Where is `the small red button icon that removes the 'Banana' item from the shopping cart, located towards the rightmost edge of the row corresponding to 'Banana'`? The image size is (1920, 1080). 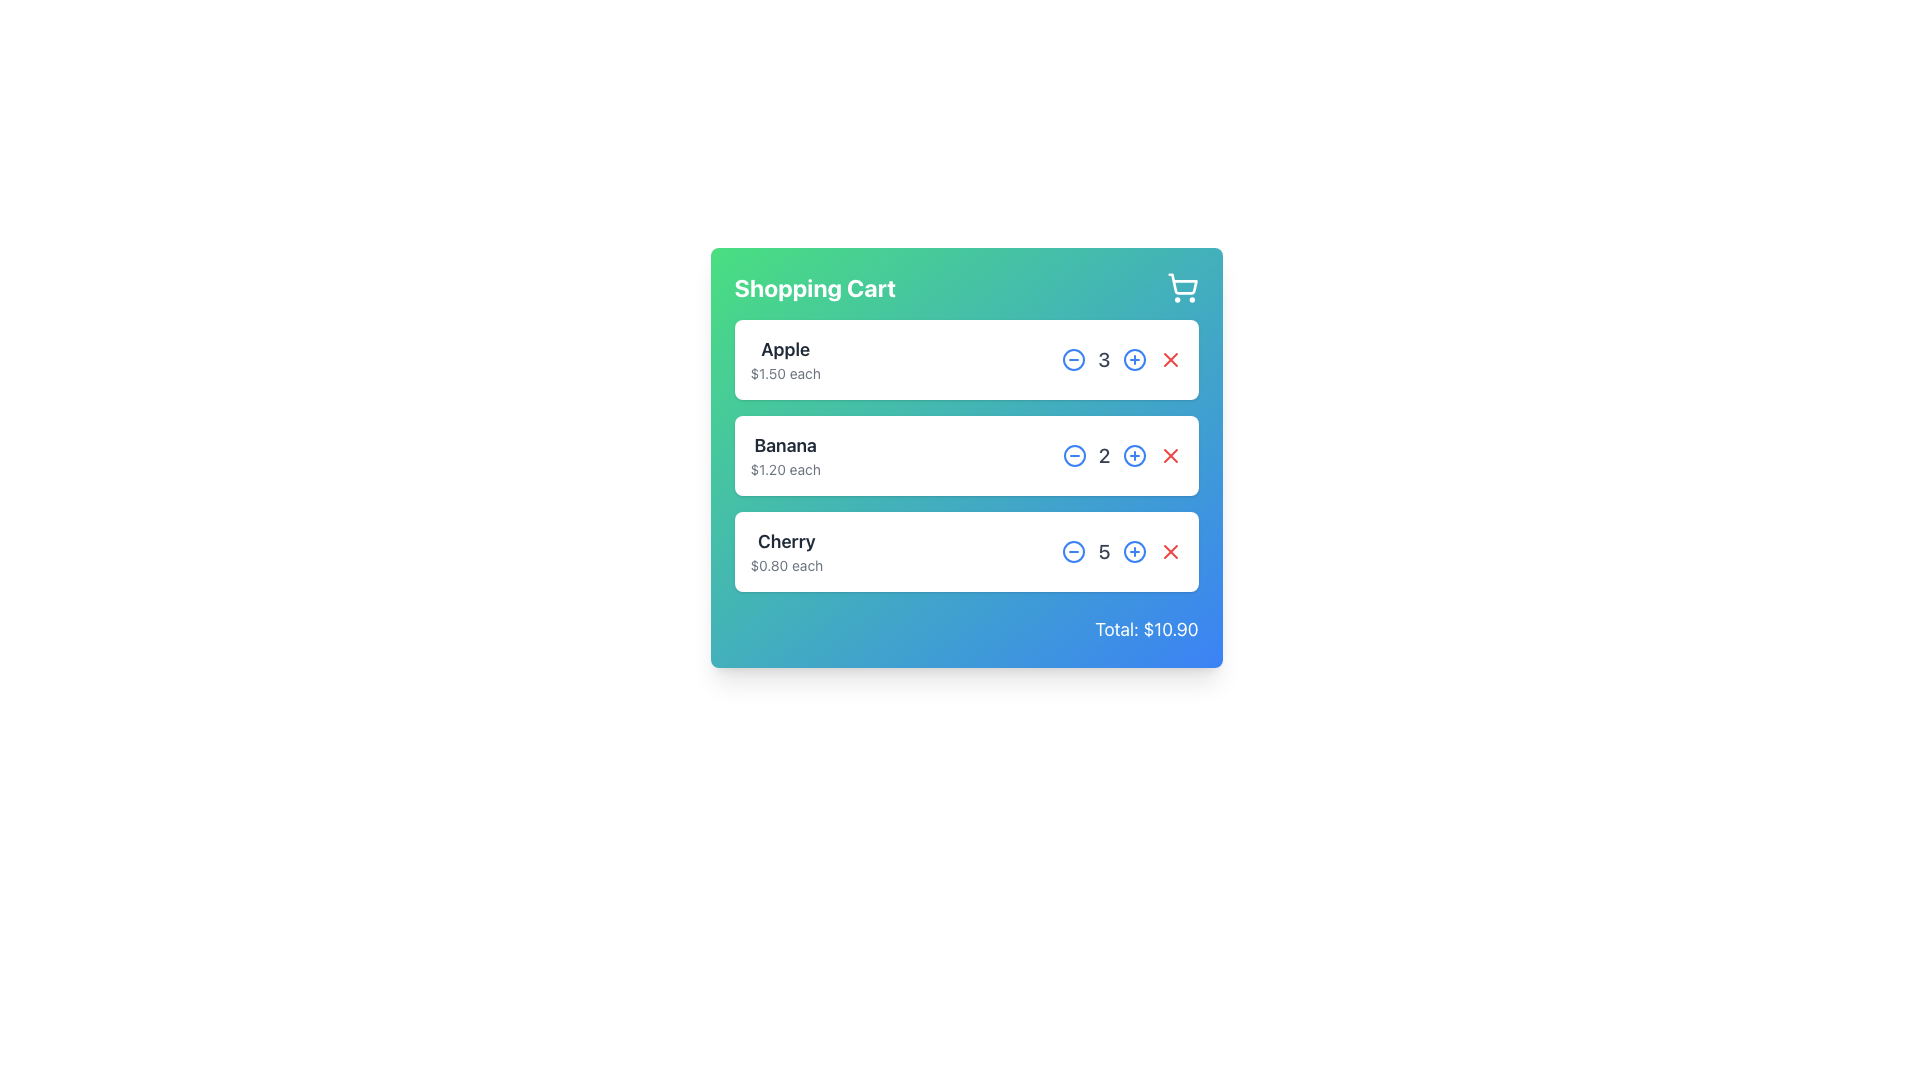
the small red button icon that removes the 'Banana' item from the shopping cart, located towards the rightmost edge of the row corresponding to 'Banana' is located at coordinates (1170, 455).